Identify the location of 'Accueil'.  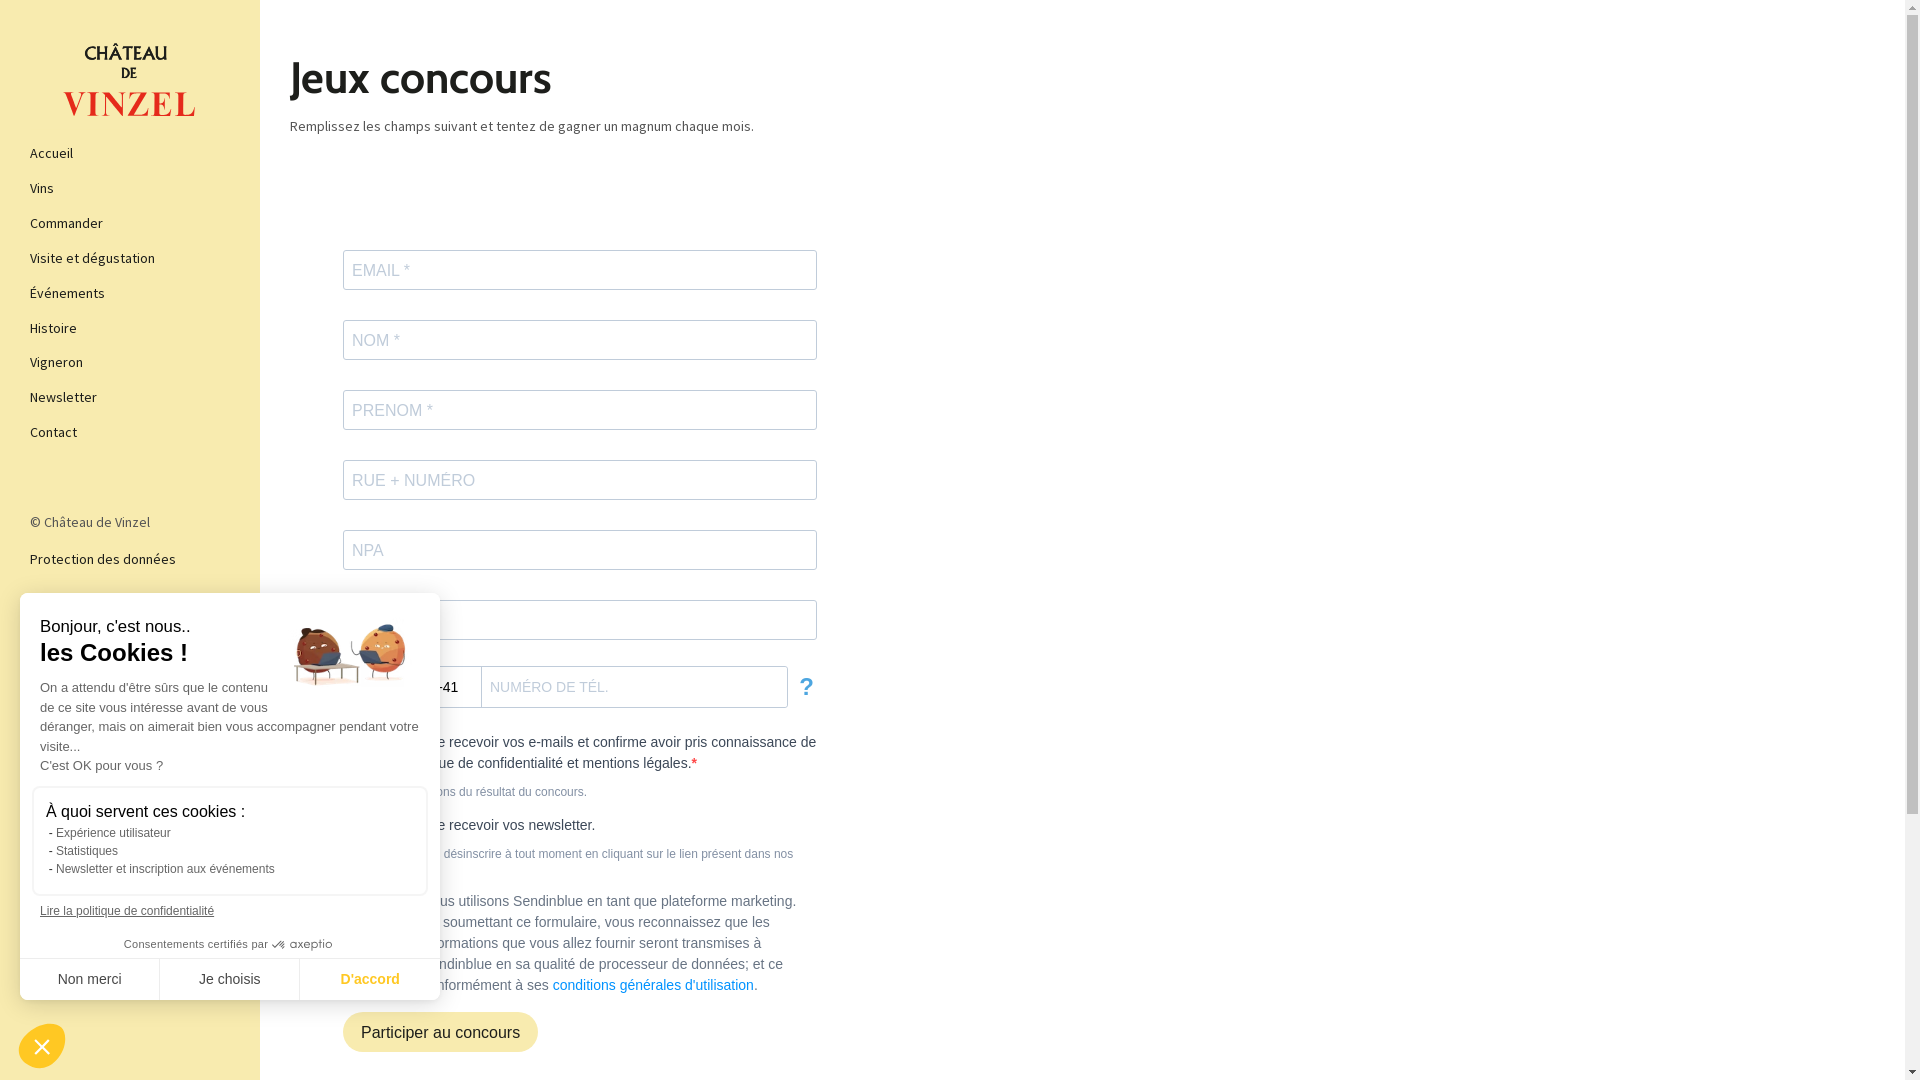
(128, 152).